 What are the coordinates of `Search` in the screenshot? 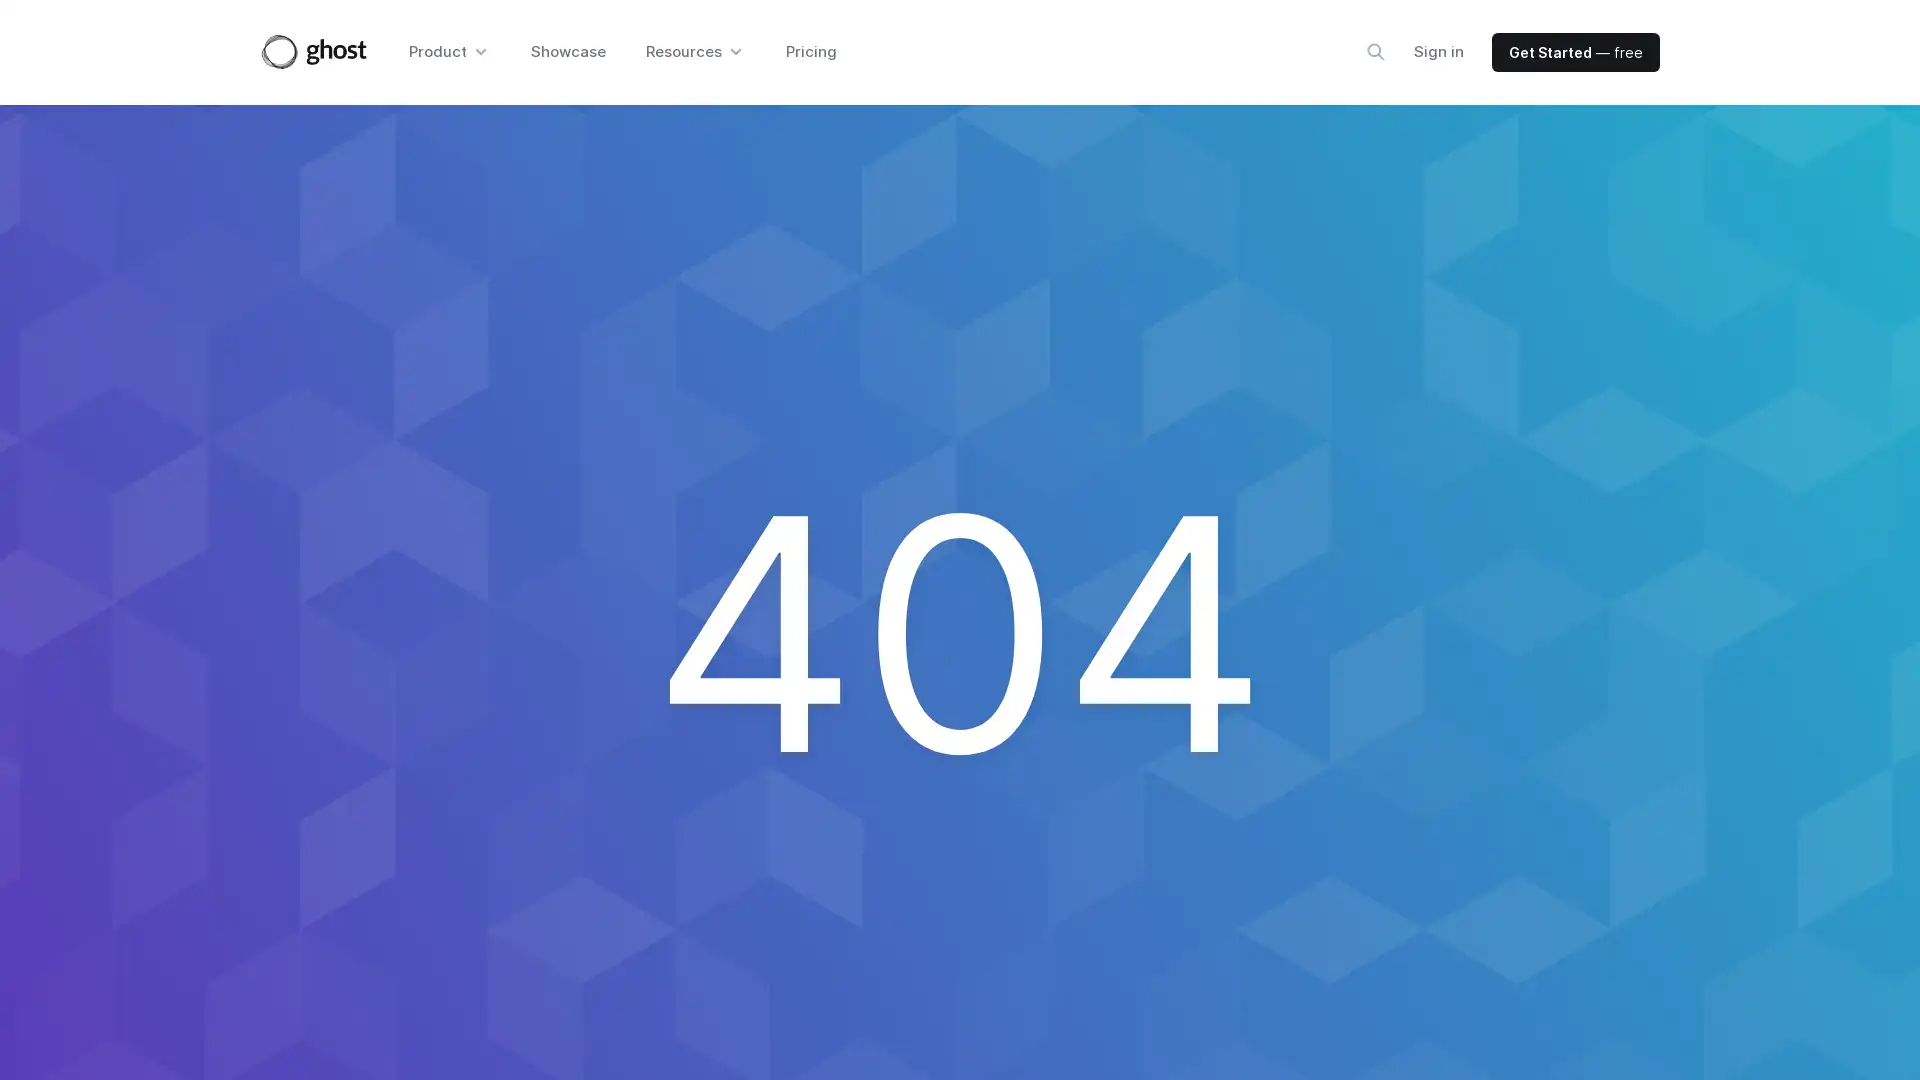 It's located at (1375, 50).